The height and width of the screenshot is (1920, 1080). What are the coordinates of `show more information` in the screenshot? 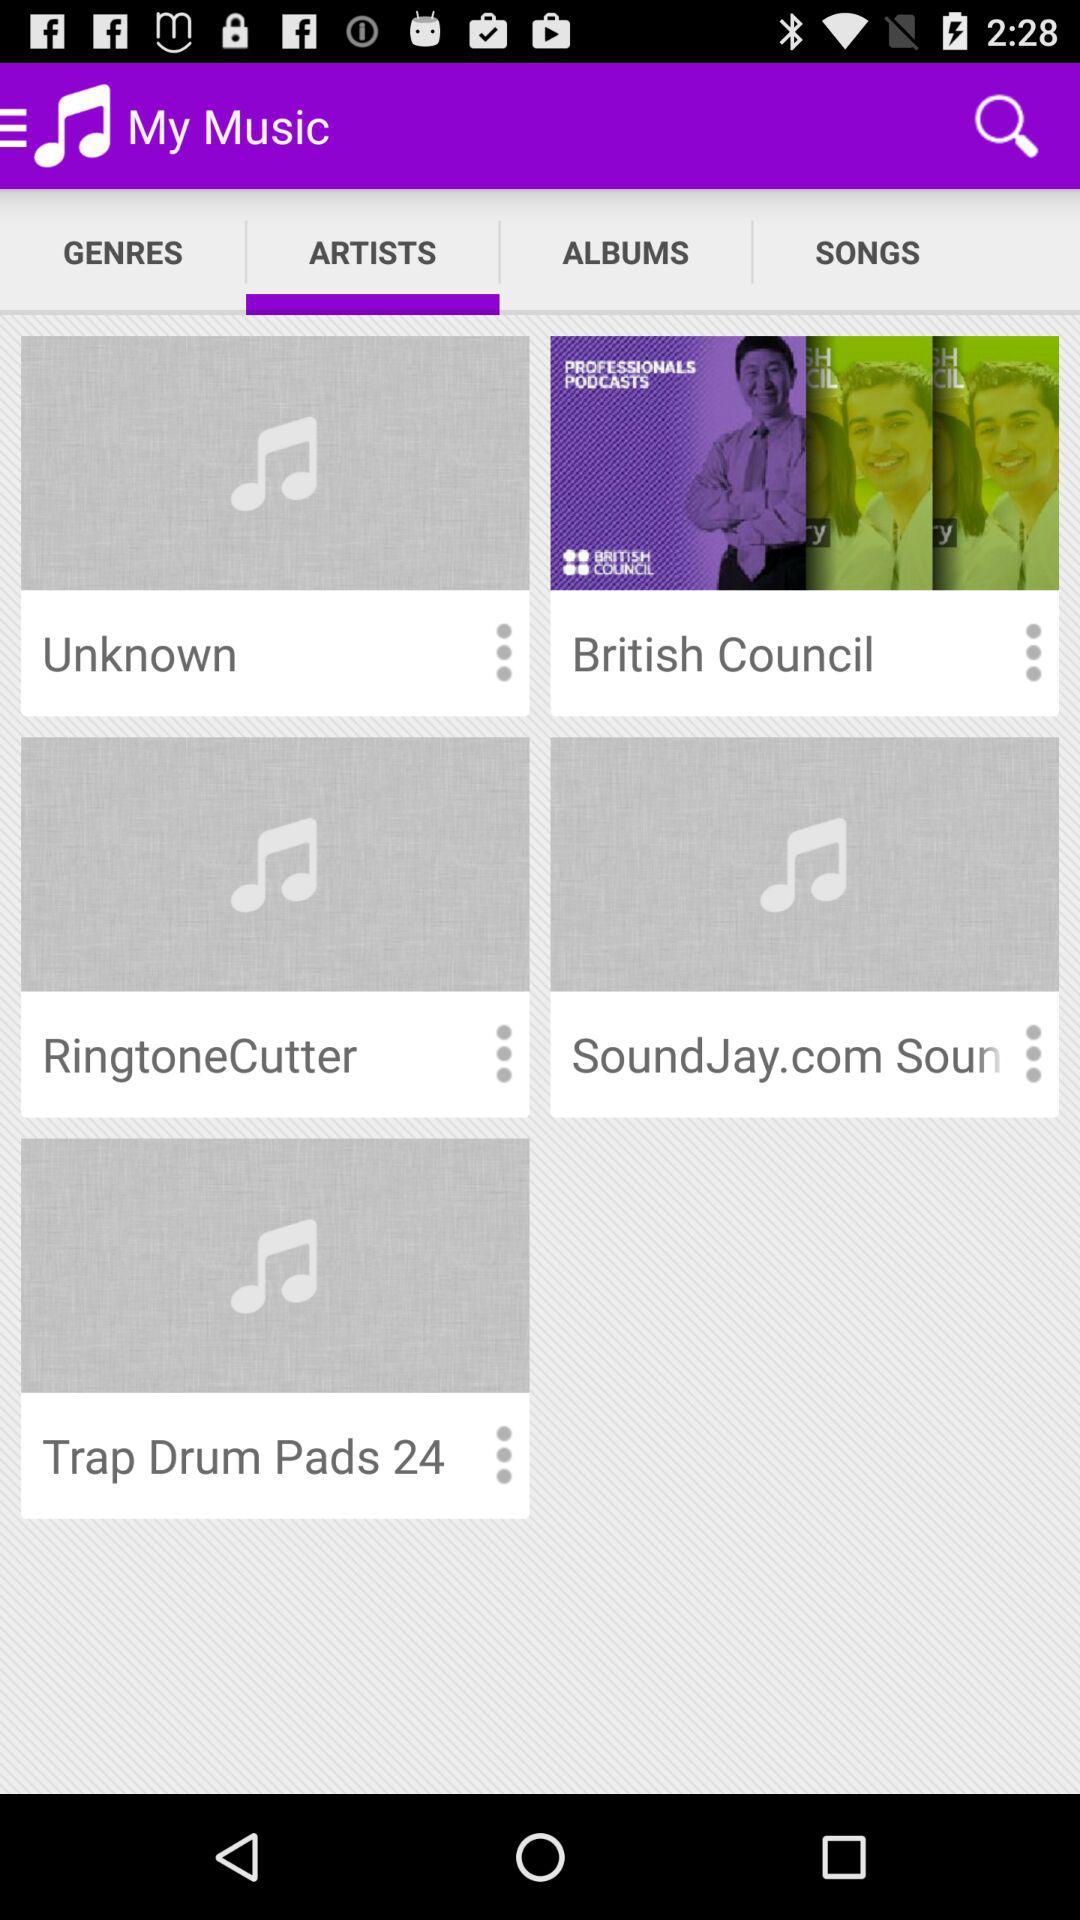 It's located at (502, 1455).